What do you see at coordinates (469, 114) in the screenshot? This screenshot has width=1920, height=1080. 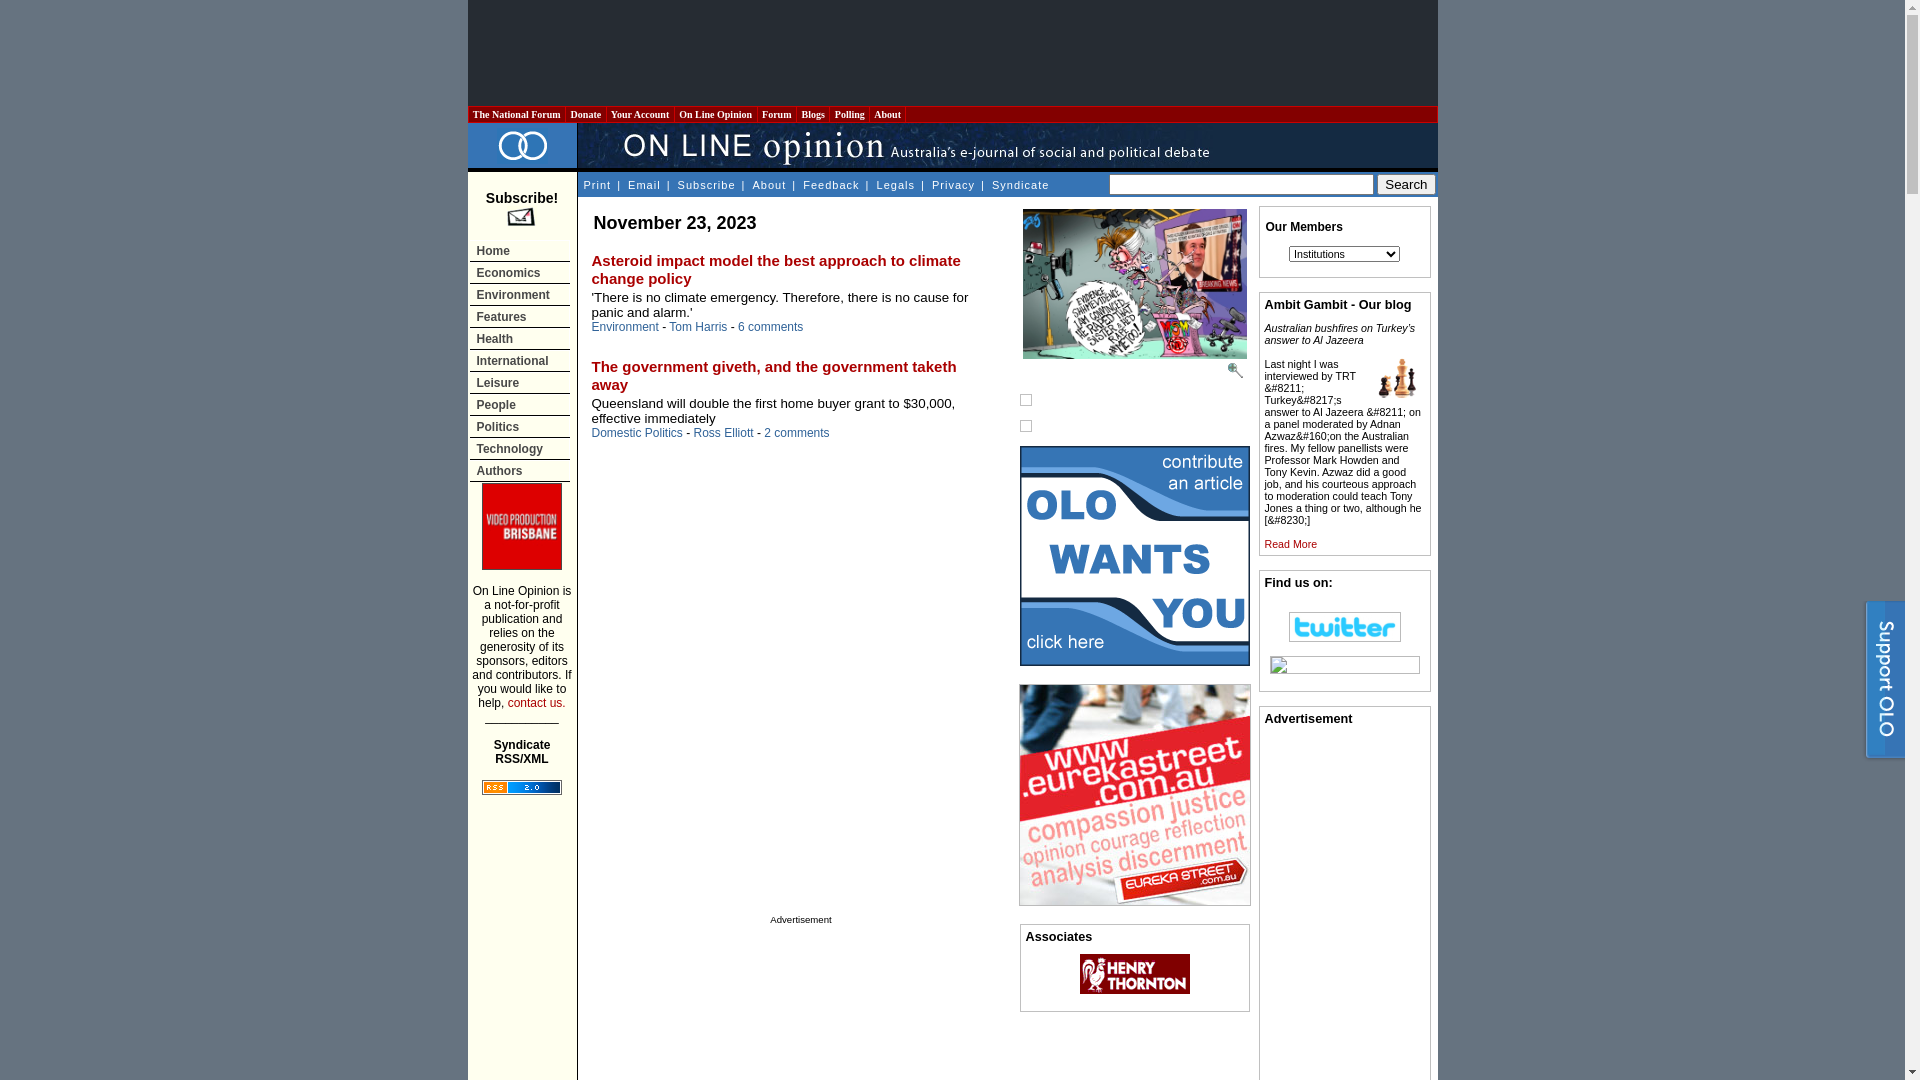 I see `' The National Forum '` at bounding box center [469, 114].